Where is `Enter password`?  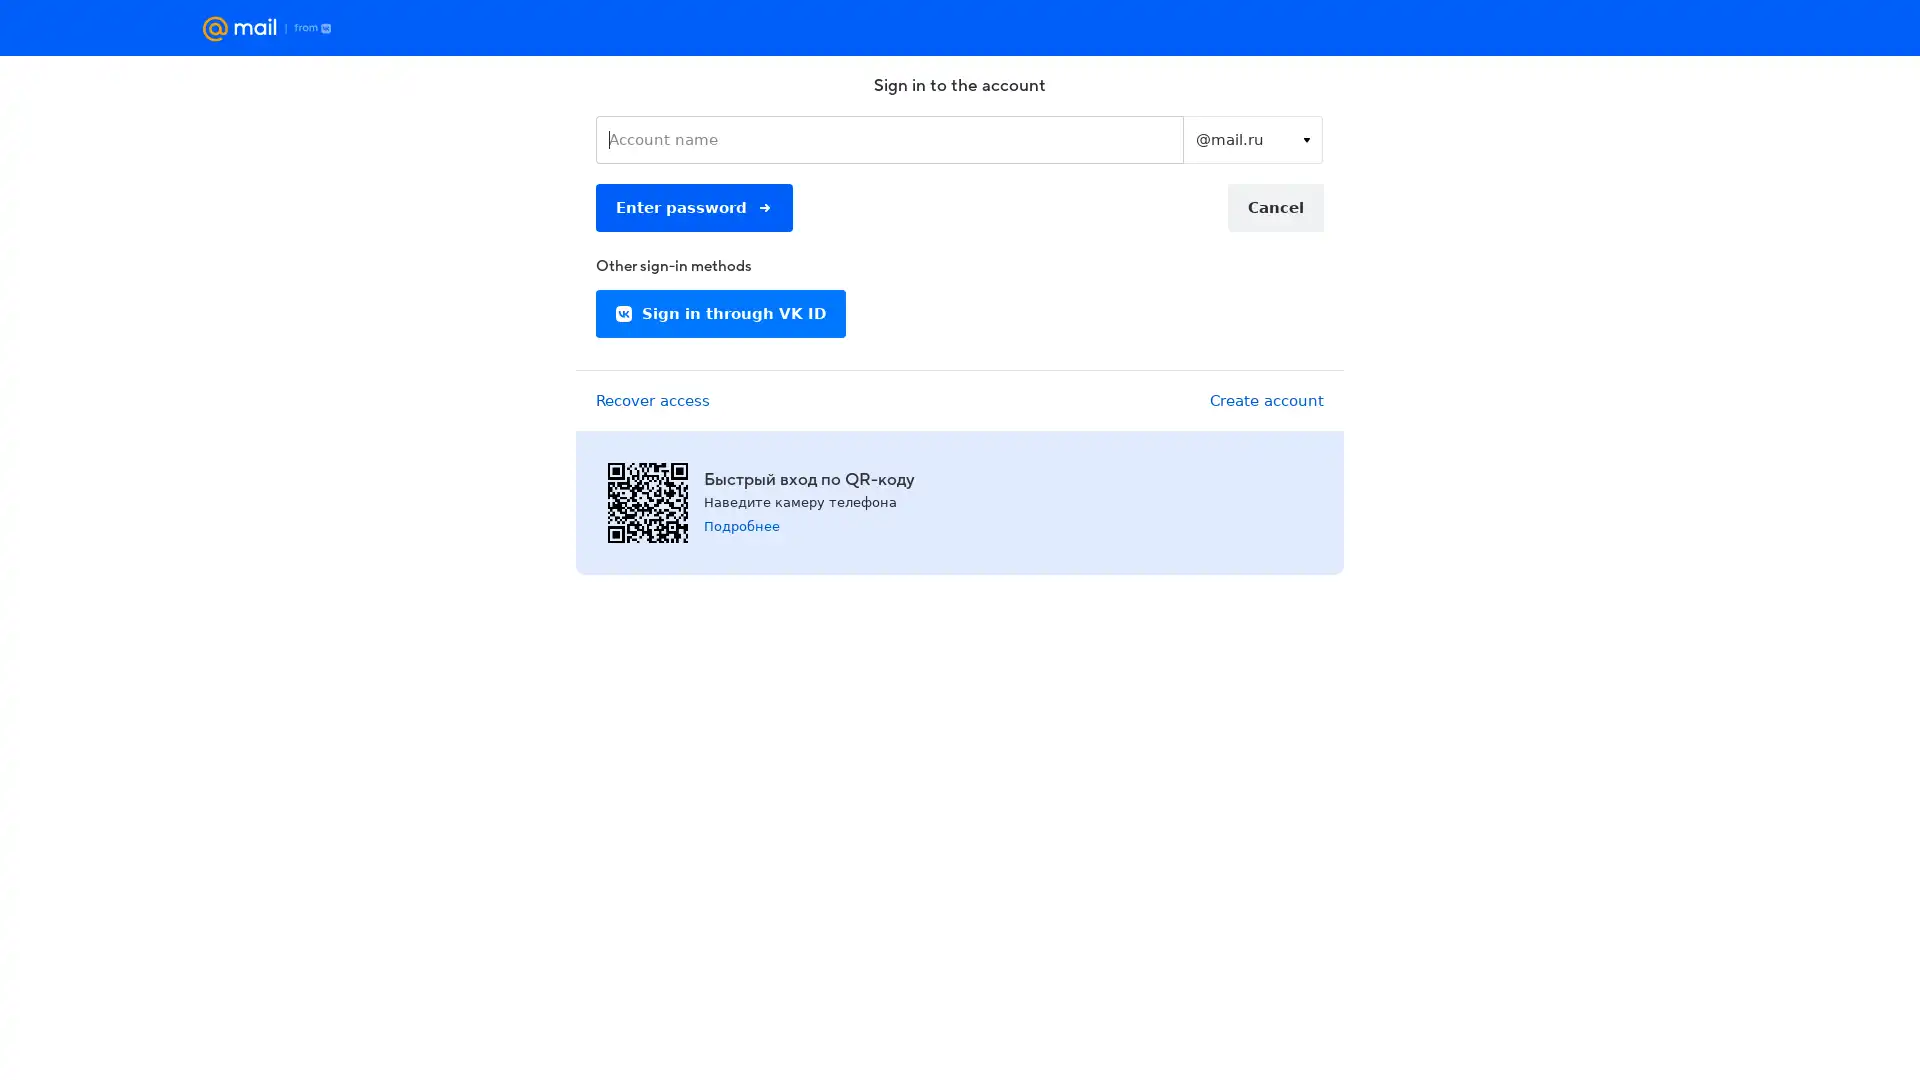
Enter password is located at coordinates (694, 208).